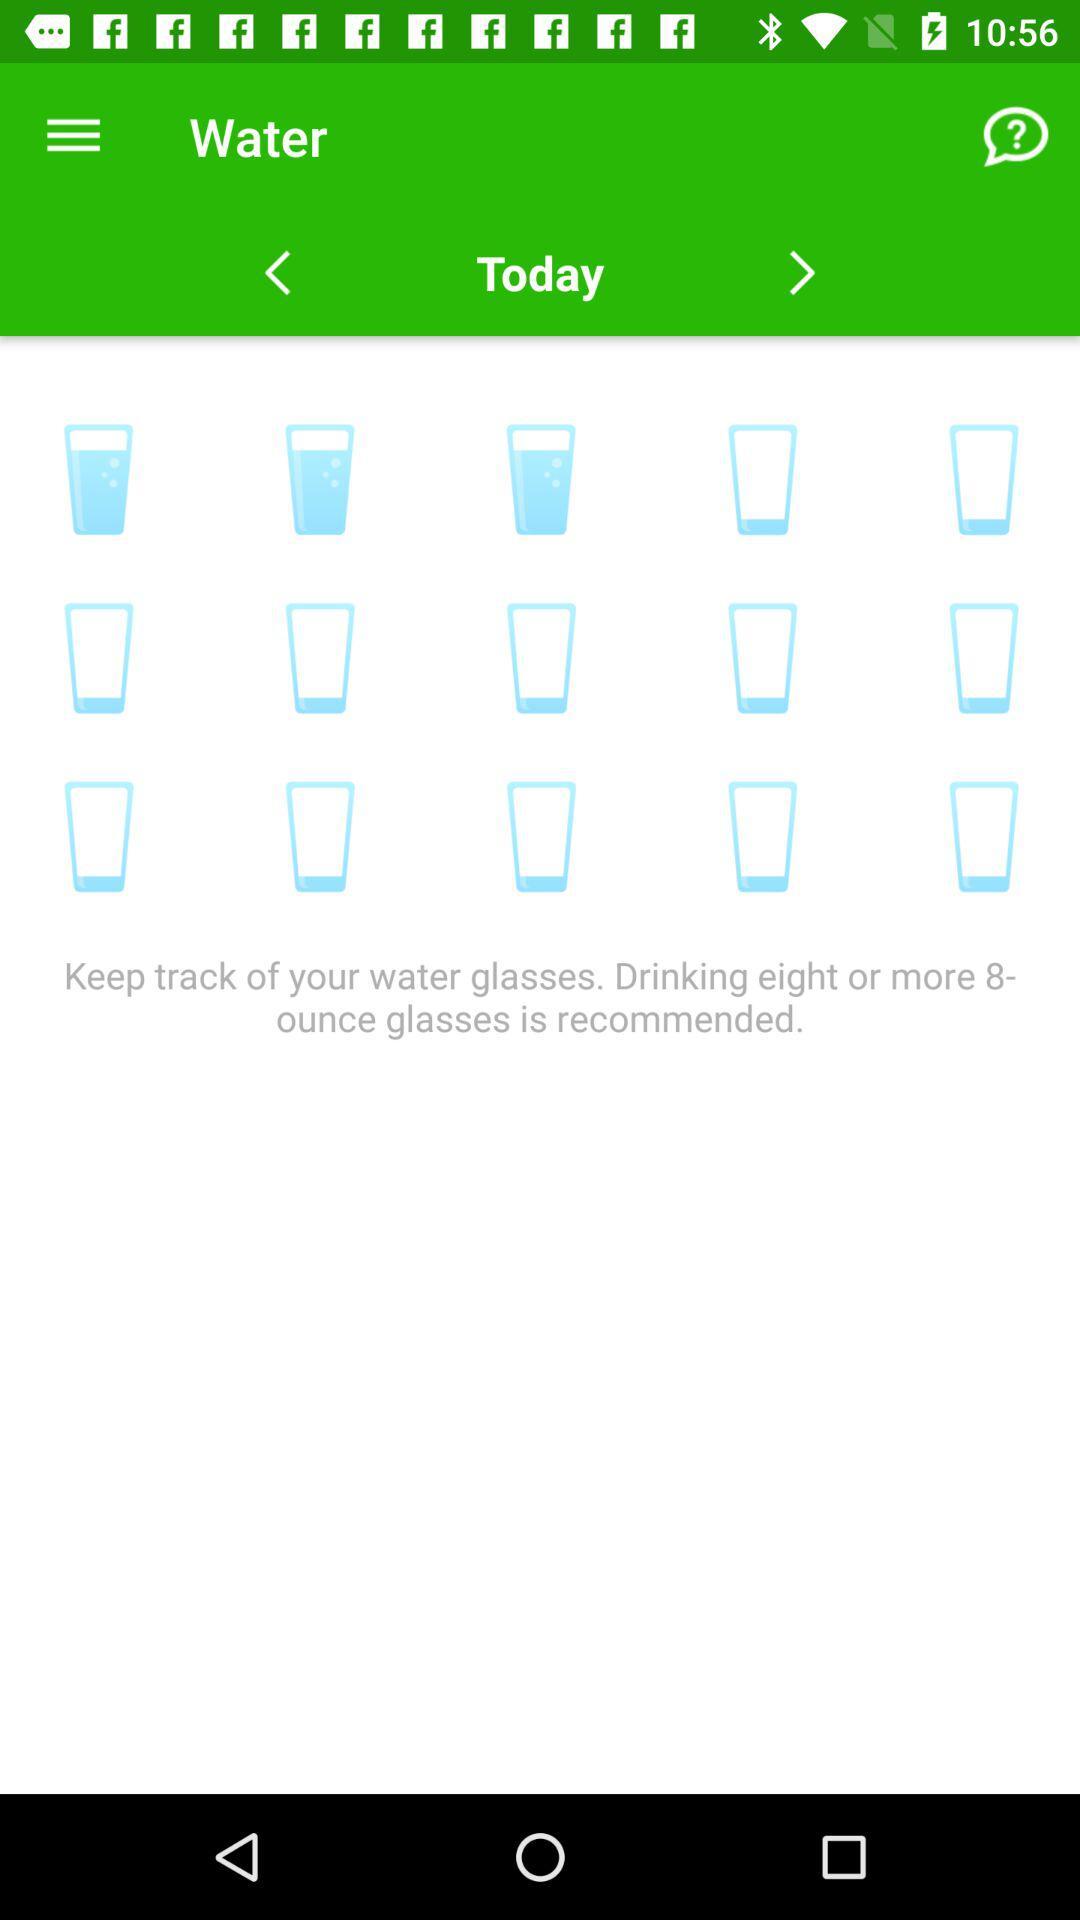 This screenshot has width=1080, height=1920. Describe the element at coordinates (277, 272) in the screenshot. I see `back` at that location.